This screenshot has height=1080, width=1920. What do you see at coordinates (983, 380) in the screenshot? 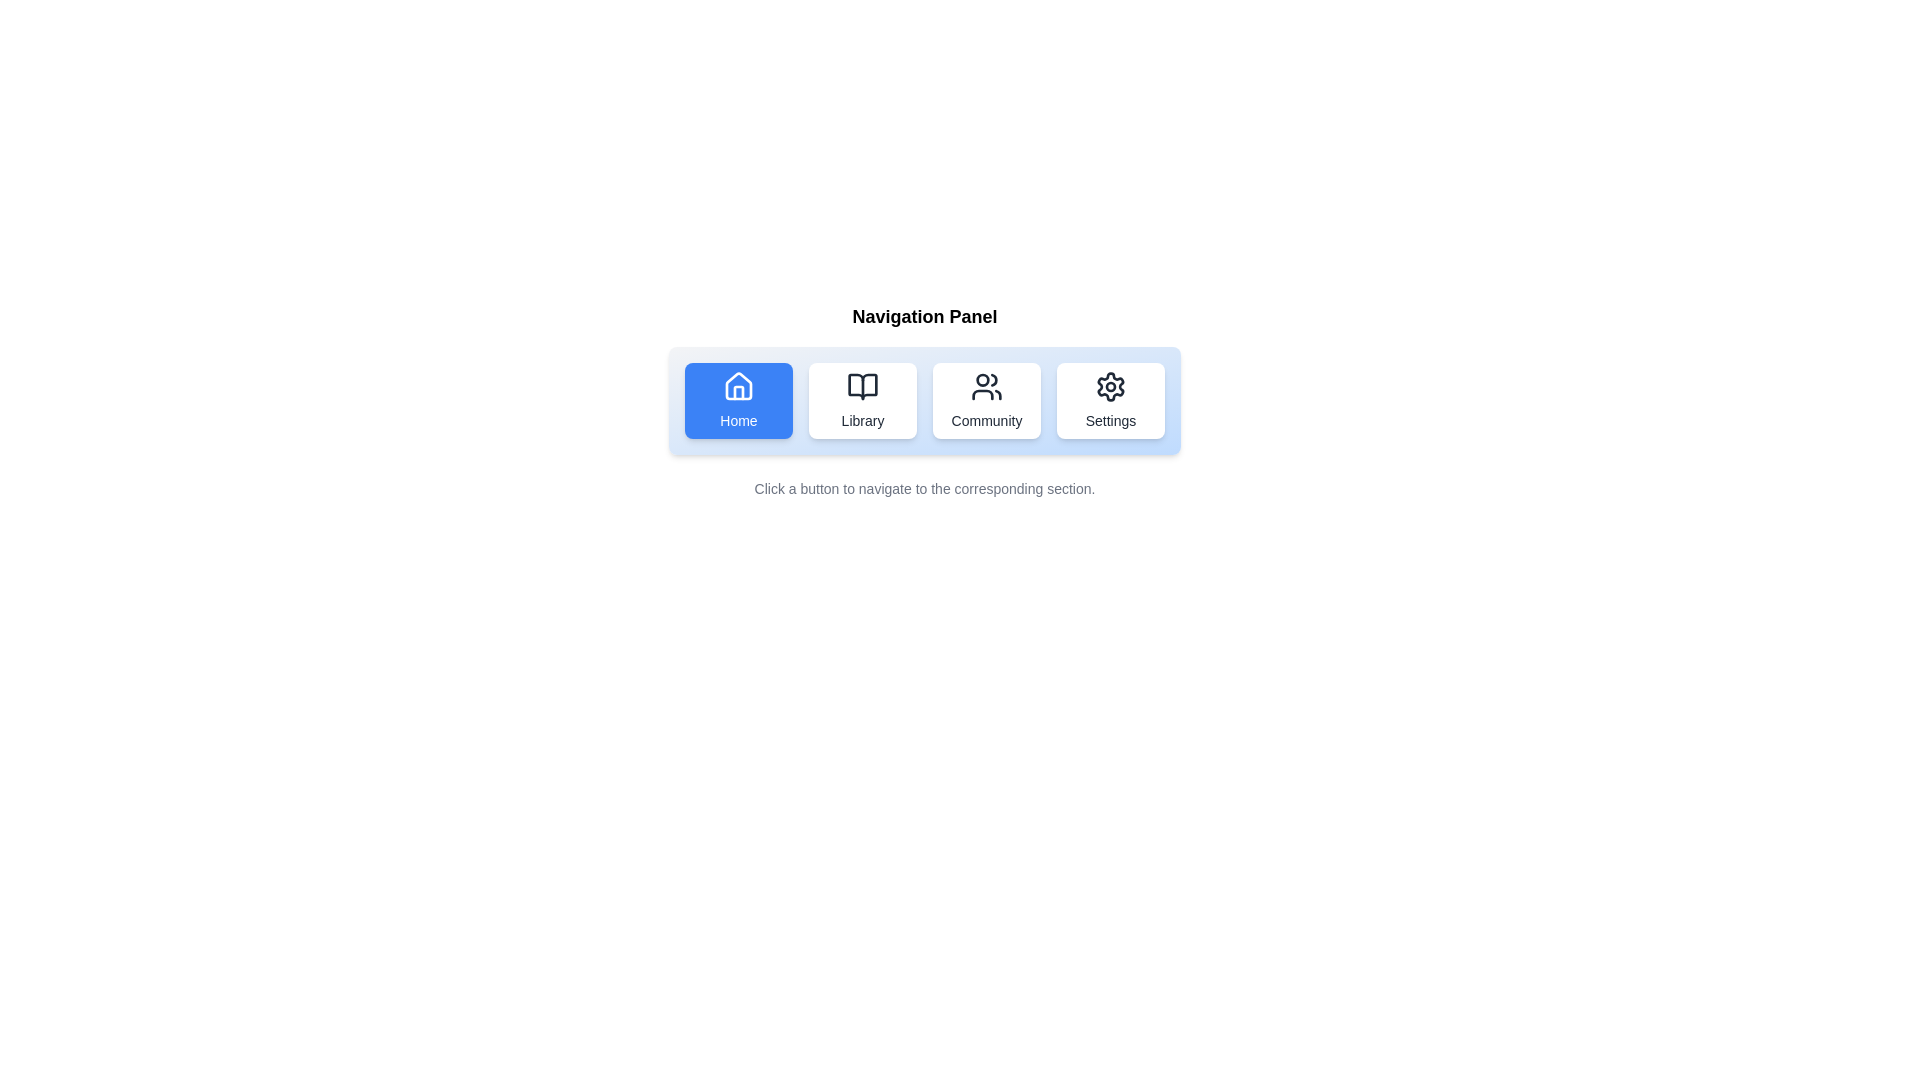
I see `the SVG Circle, which represents the head in the user figure of the Community icon located near the upper part of the navigation bar, specifically the third icon from the left` at bounding box center [983, 380].